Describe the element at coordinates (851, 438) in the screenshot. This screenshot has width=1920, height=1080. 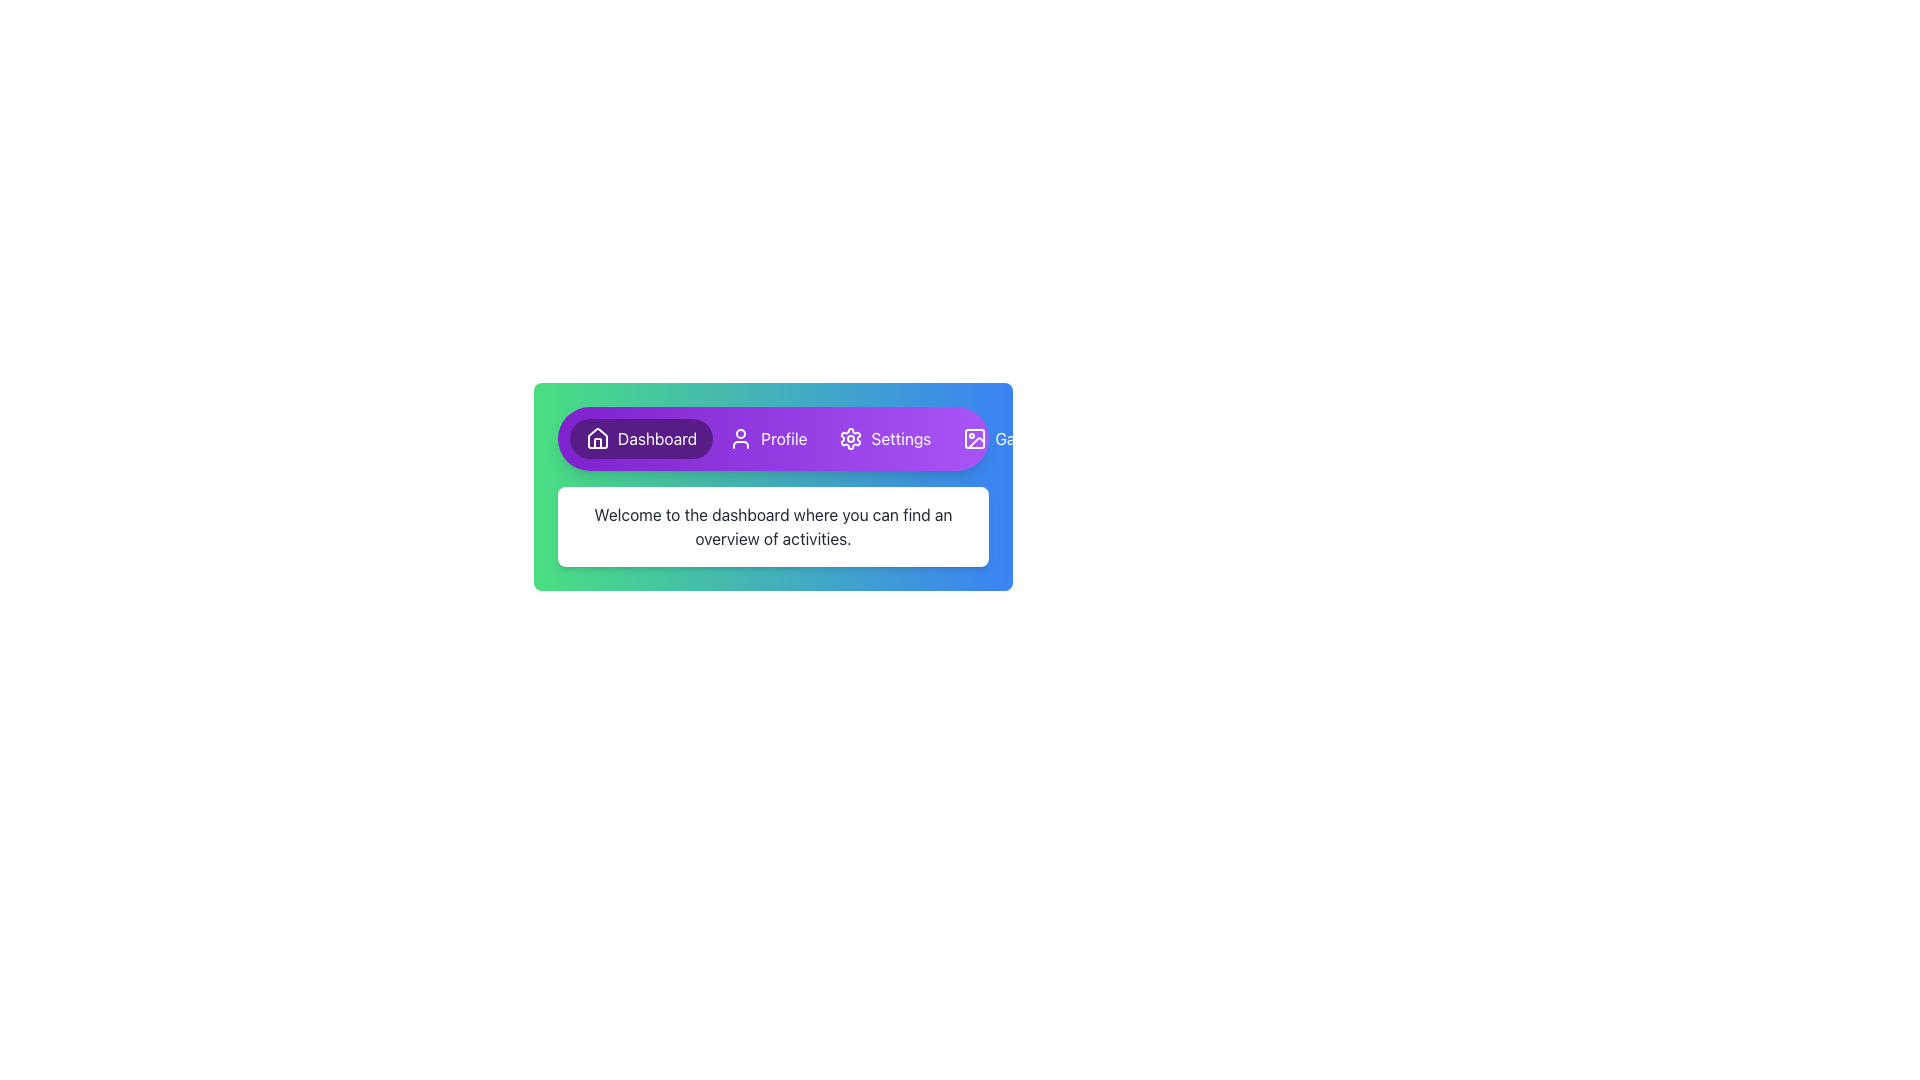
I see `the gear icon in the navigation menu` at that location.